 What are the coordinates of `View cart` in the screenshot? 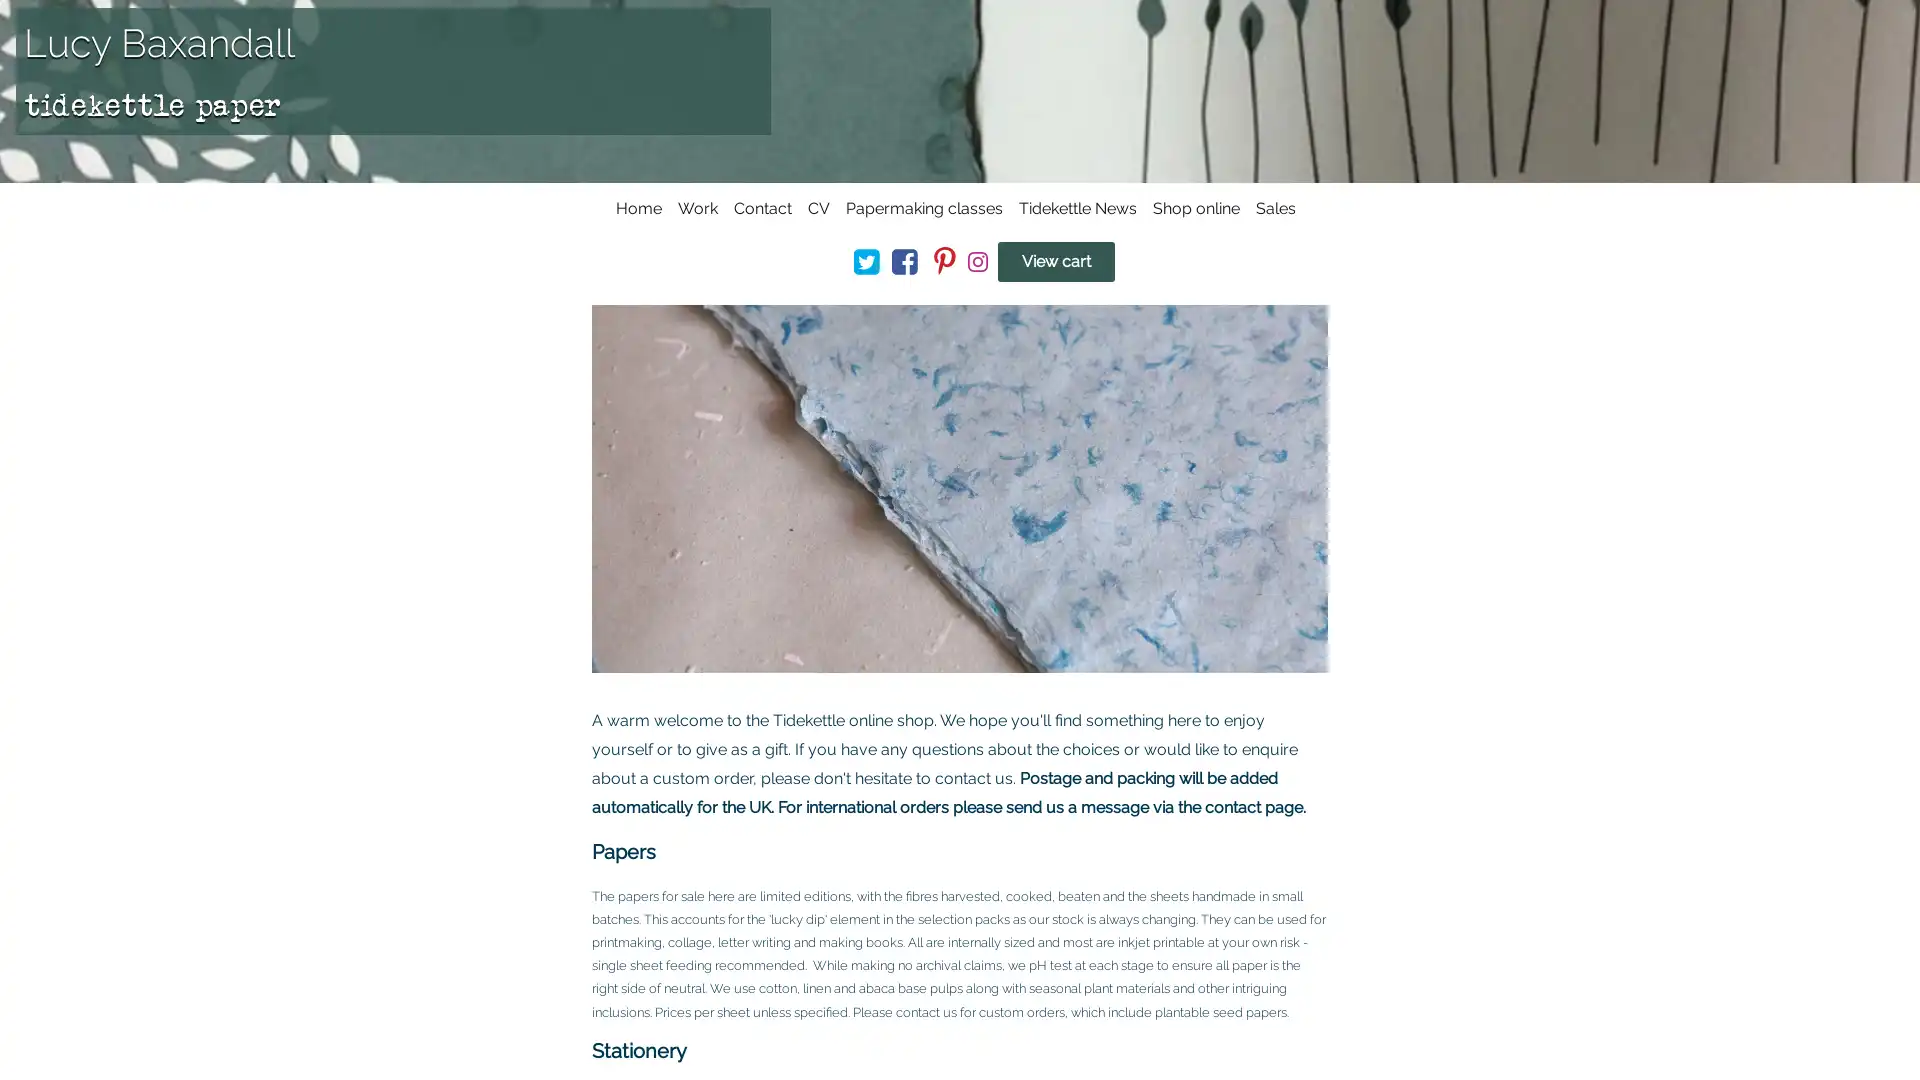 It's located at (1054, 261).